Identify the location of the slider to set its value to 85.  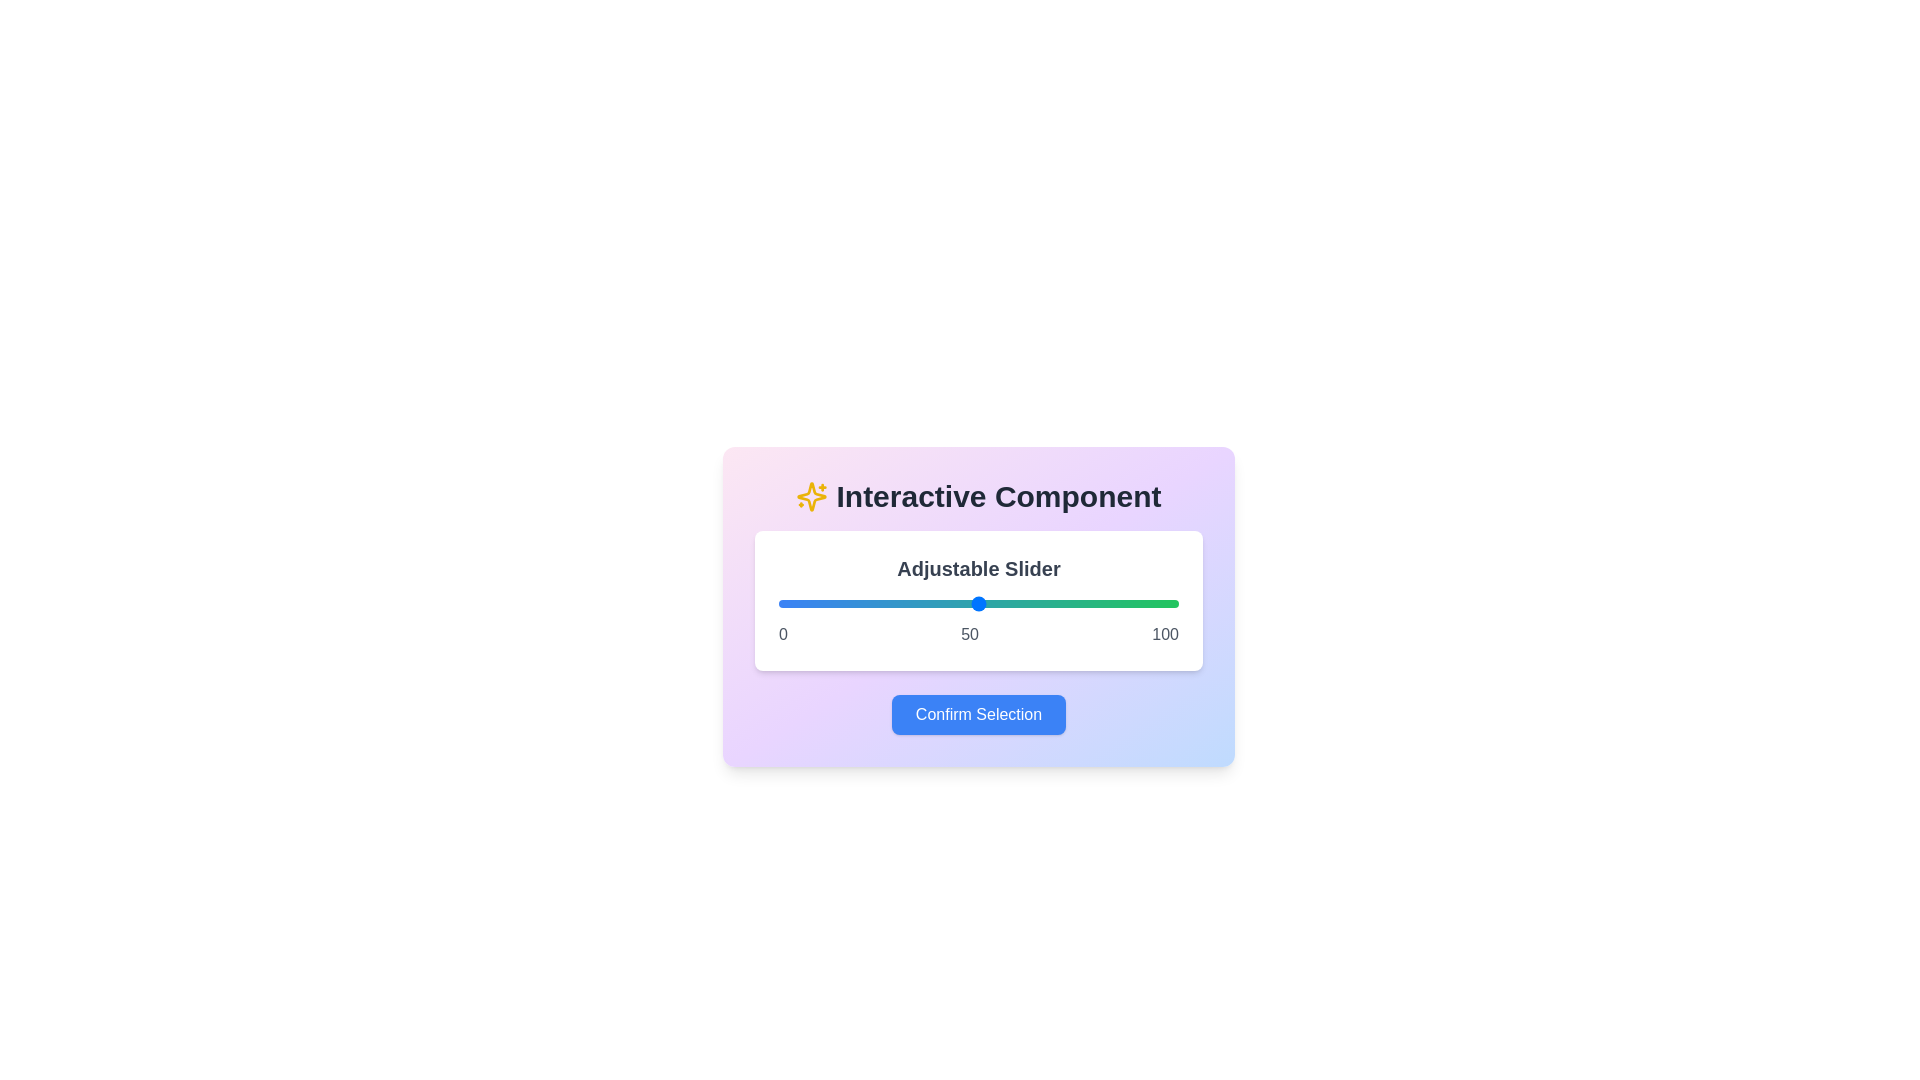
(1117, 603).